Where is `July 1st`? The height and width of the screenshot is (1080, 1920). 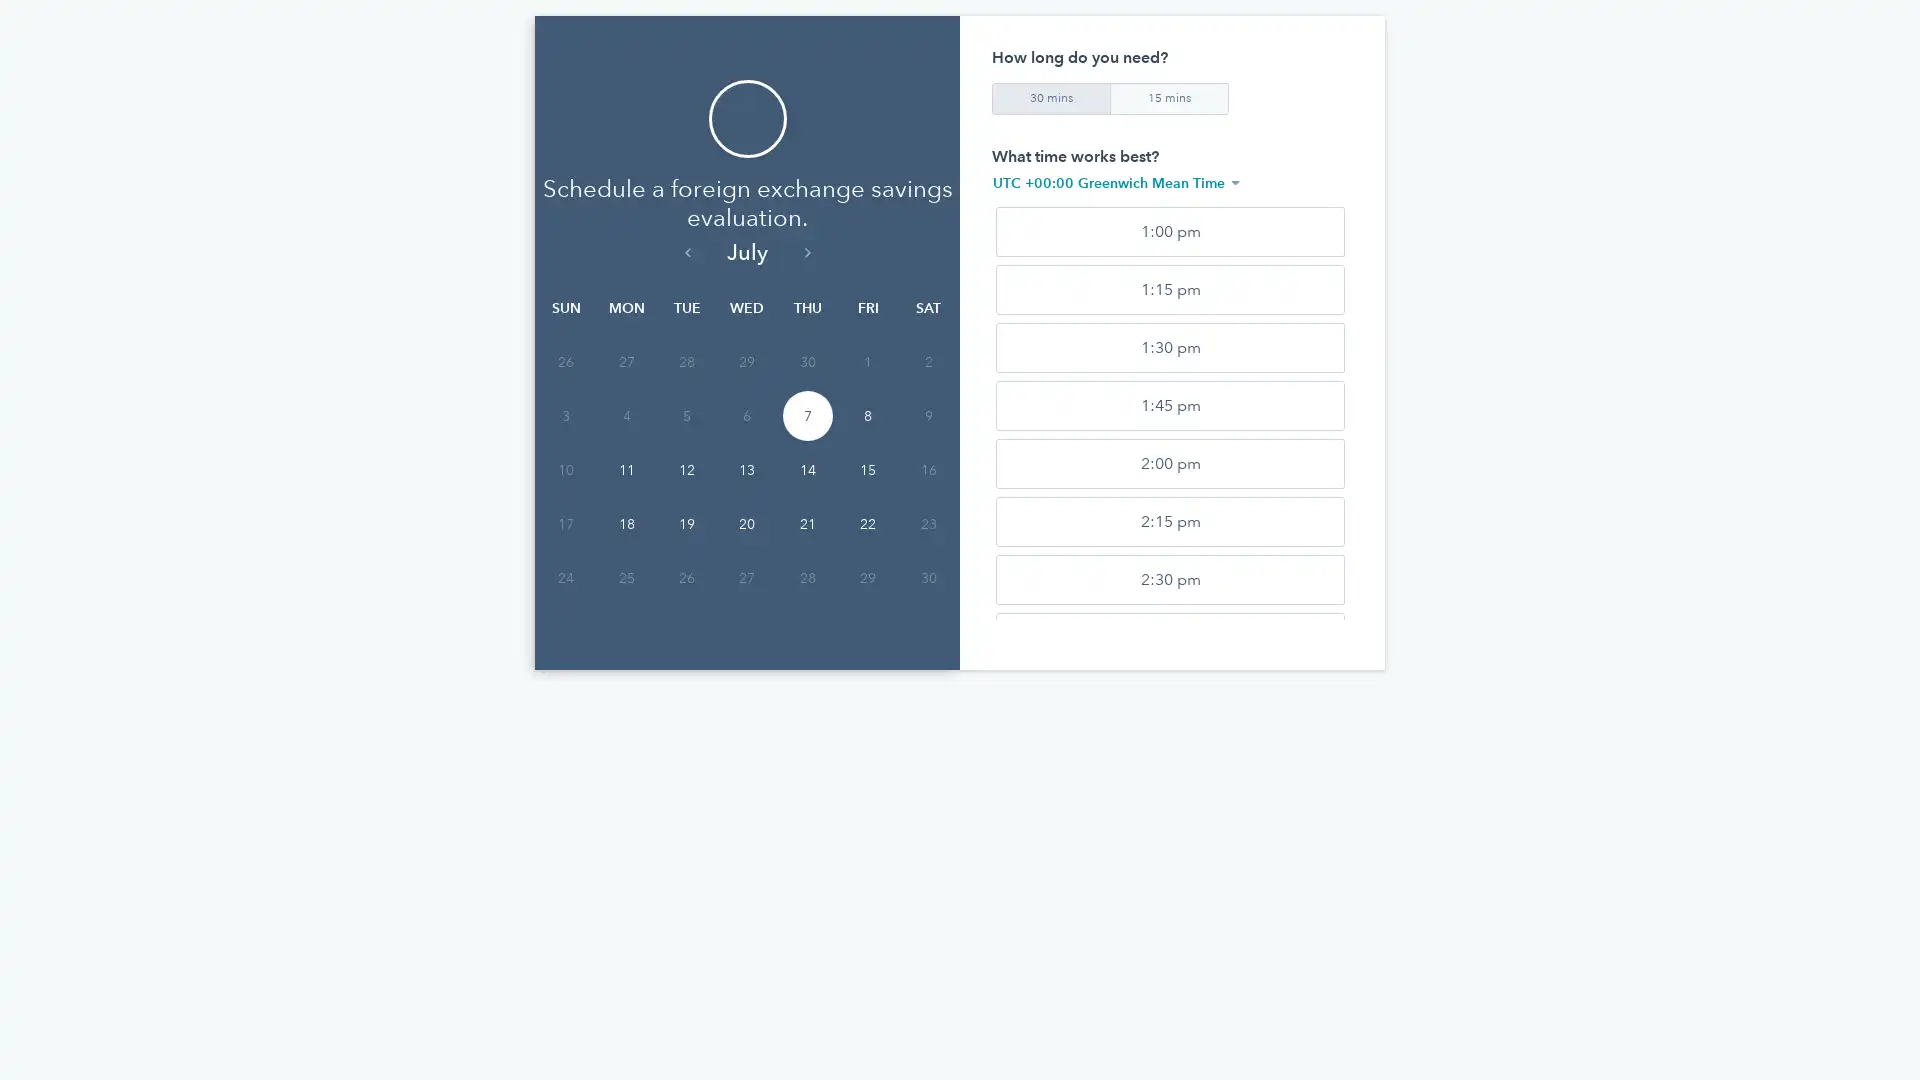 July 1st is located at coordinates (868, 362).